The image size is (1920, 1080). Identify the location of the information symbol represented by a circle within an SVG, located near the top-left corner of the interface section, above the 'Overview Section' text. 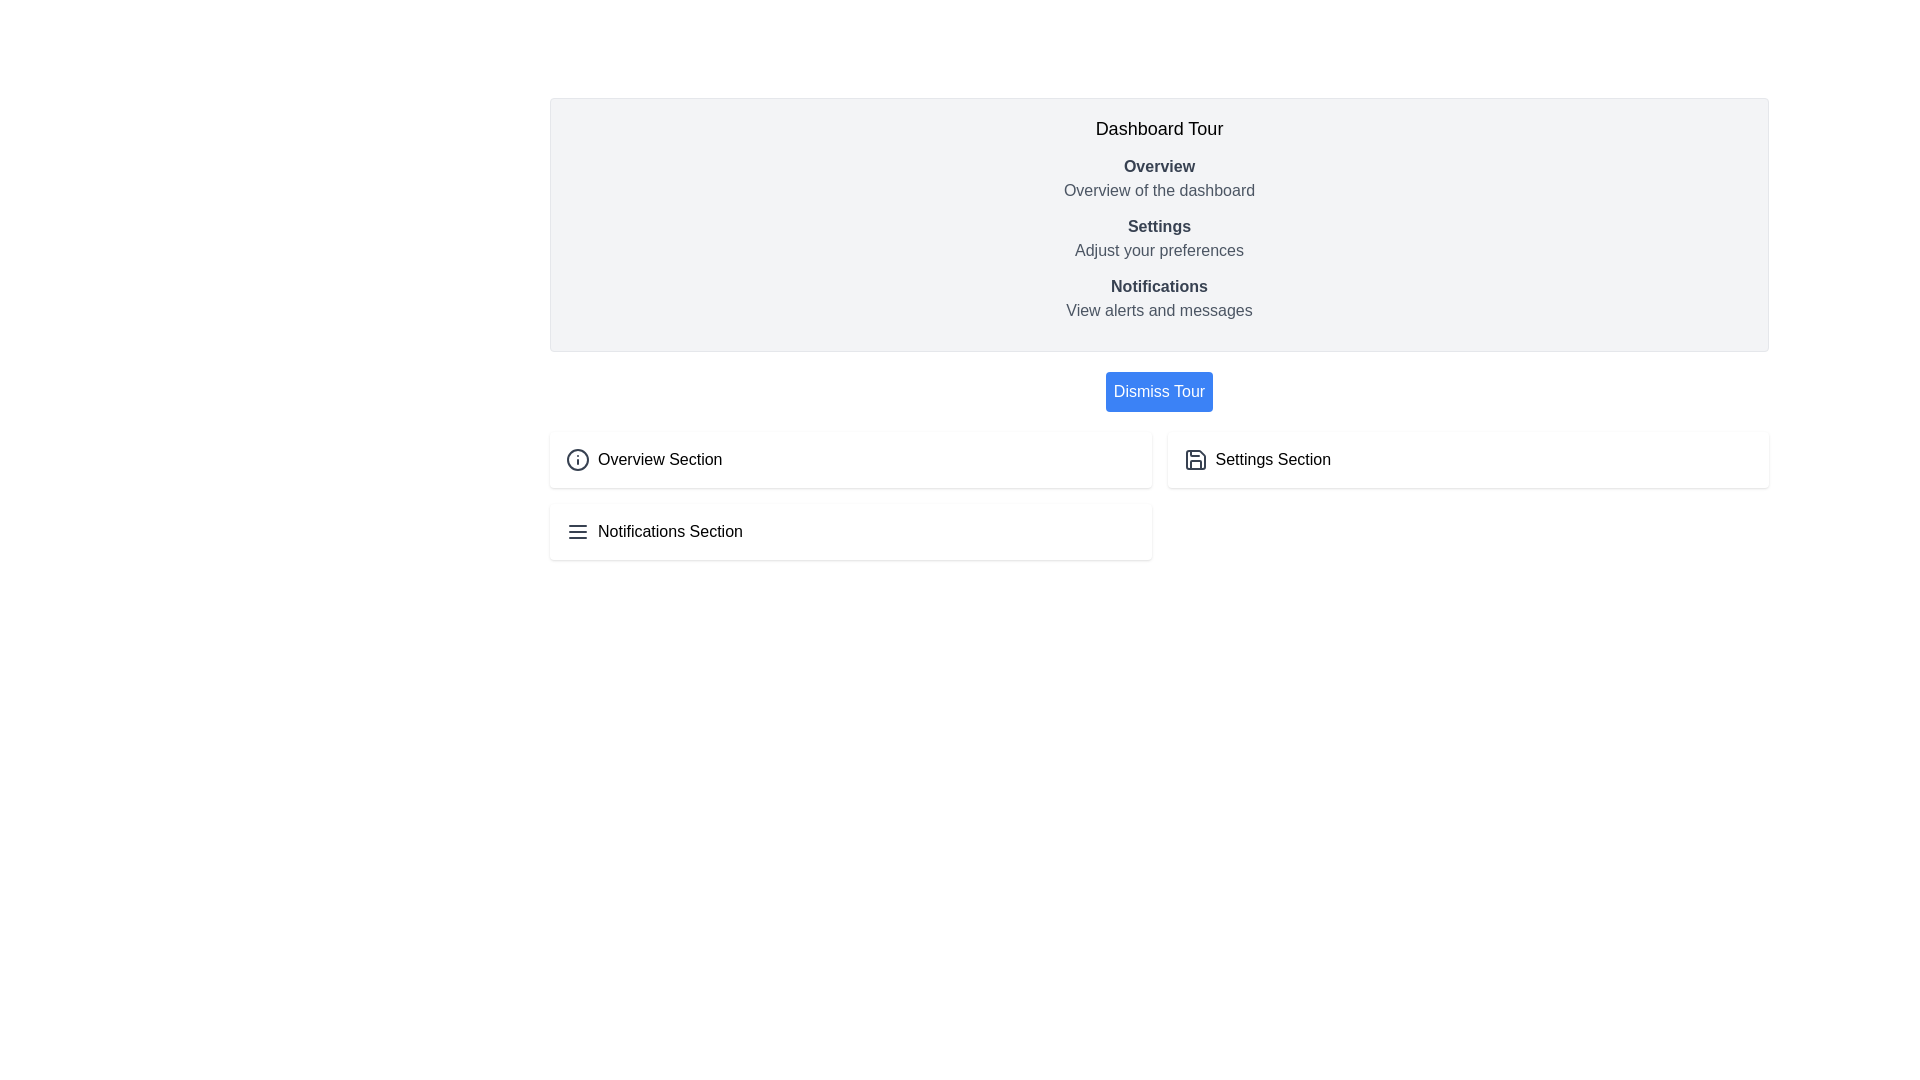
(576, 459).